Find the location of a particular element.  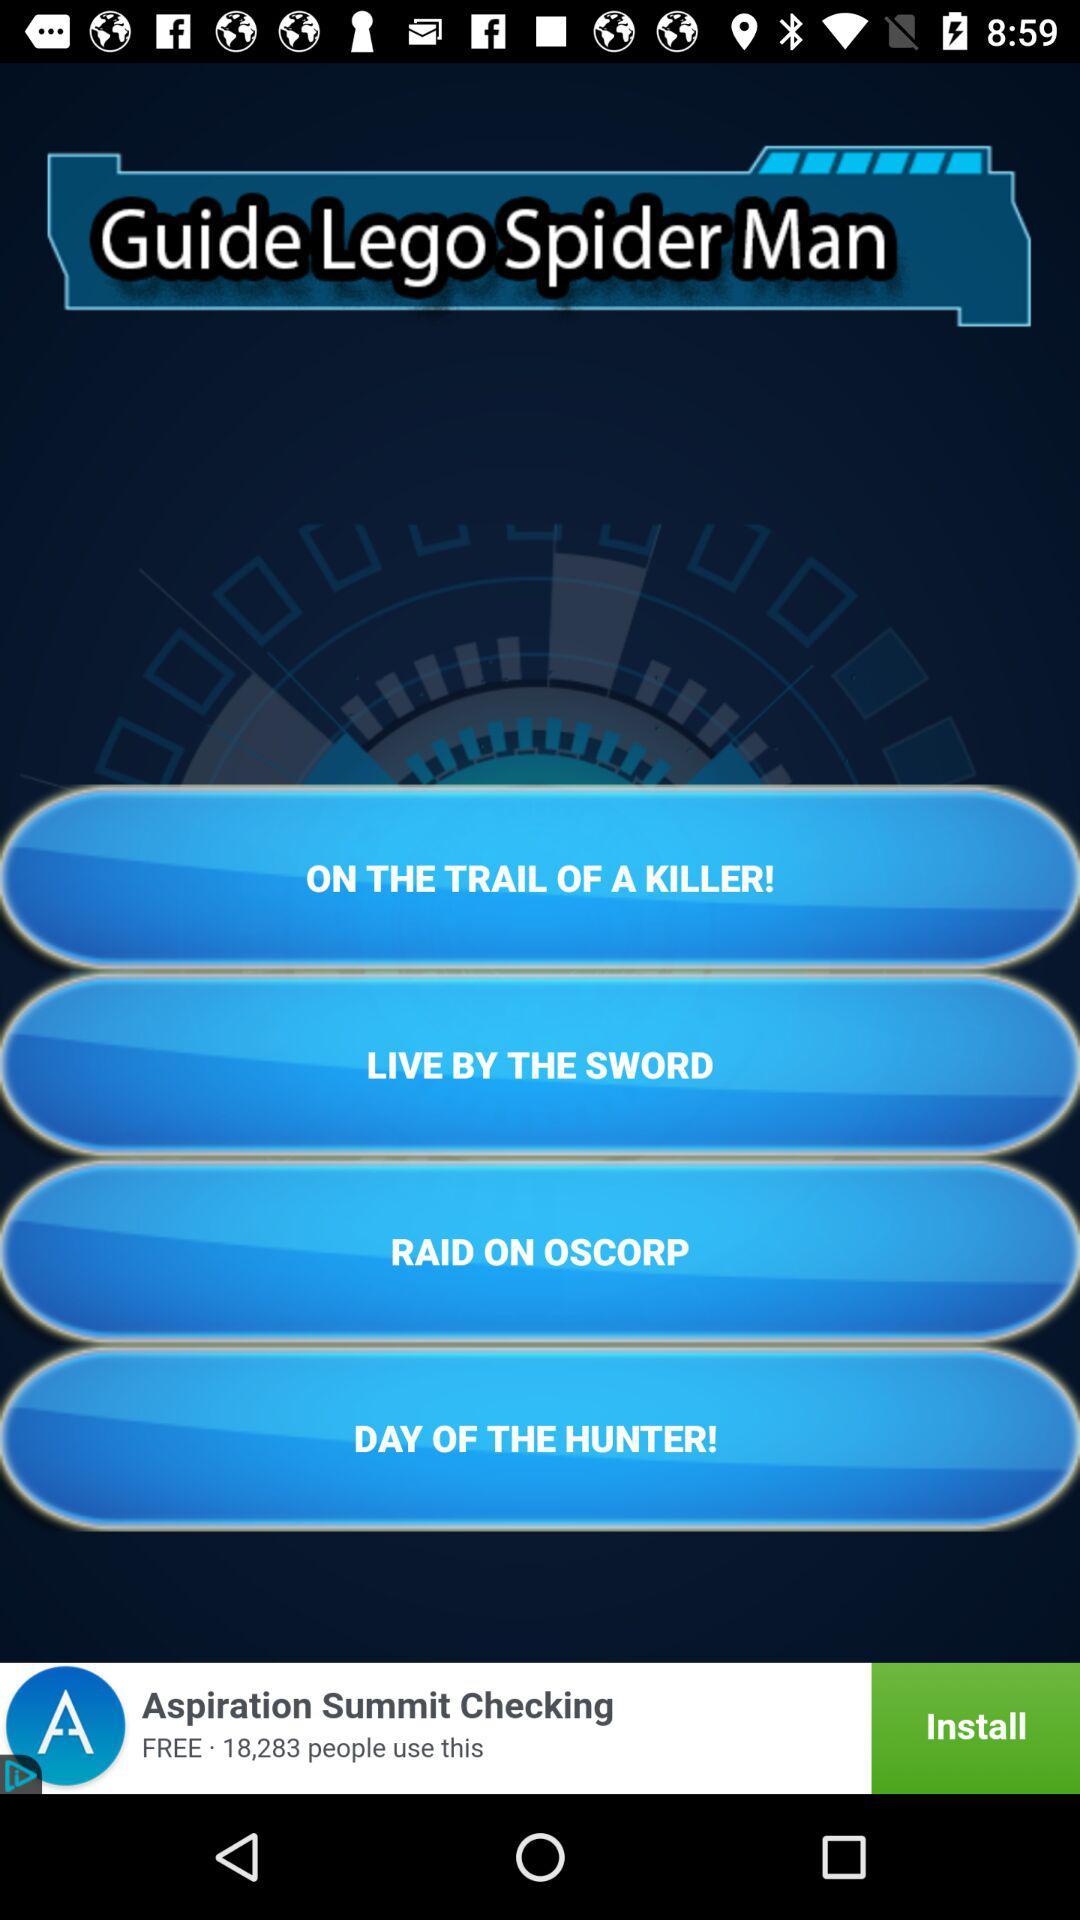

install an app from the banner is located at coordinates (540, 1727).